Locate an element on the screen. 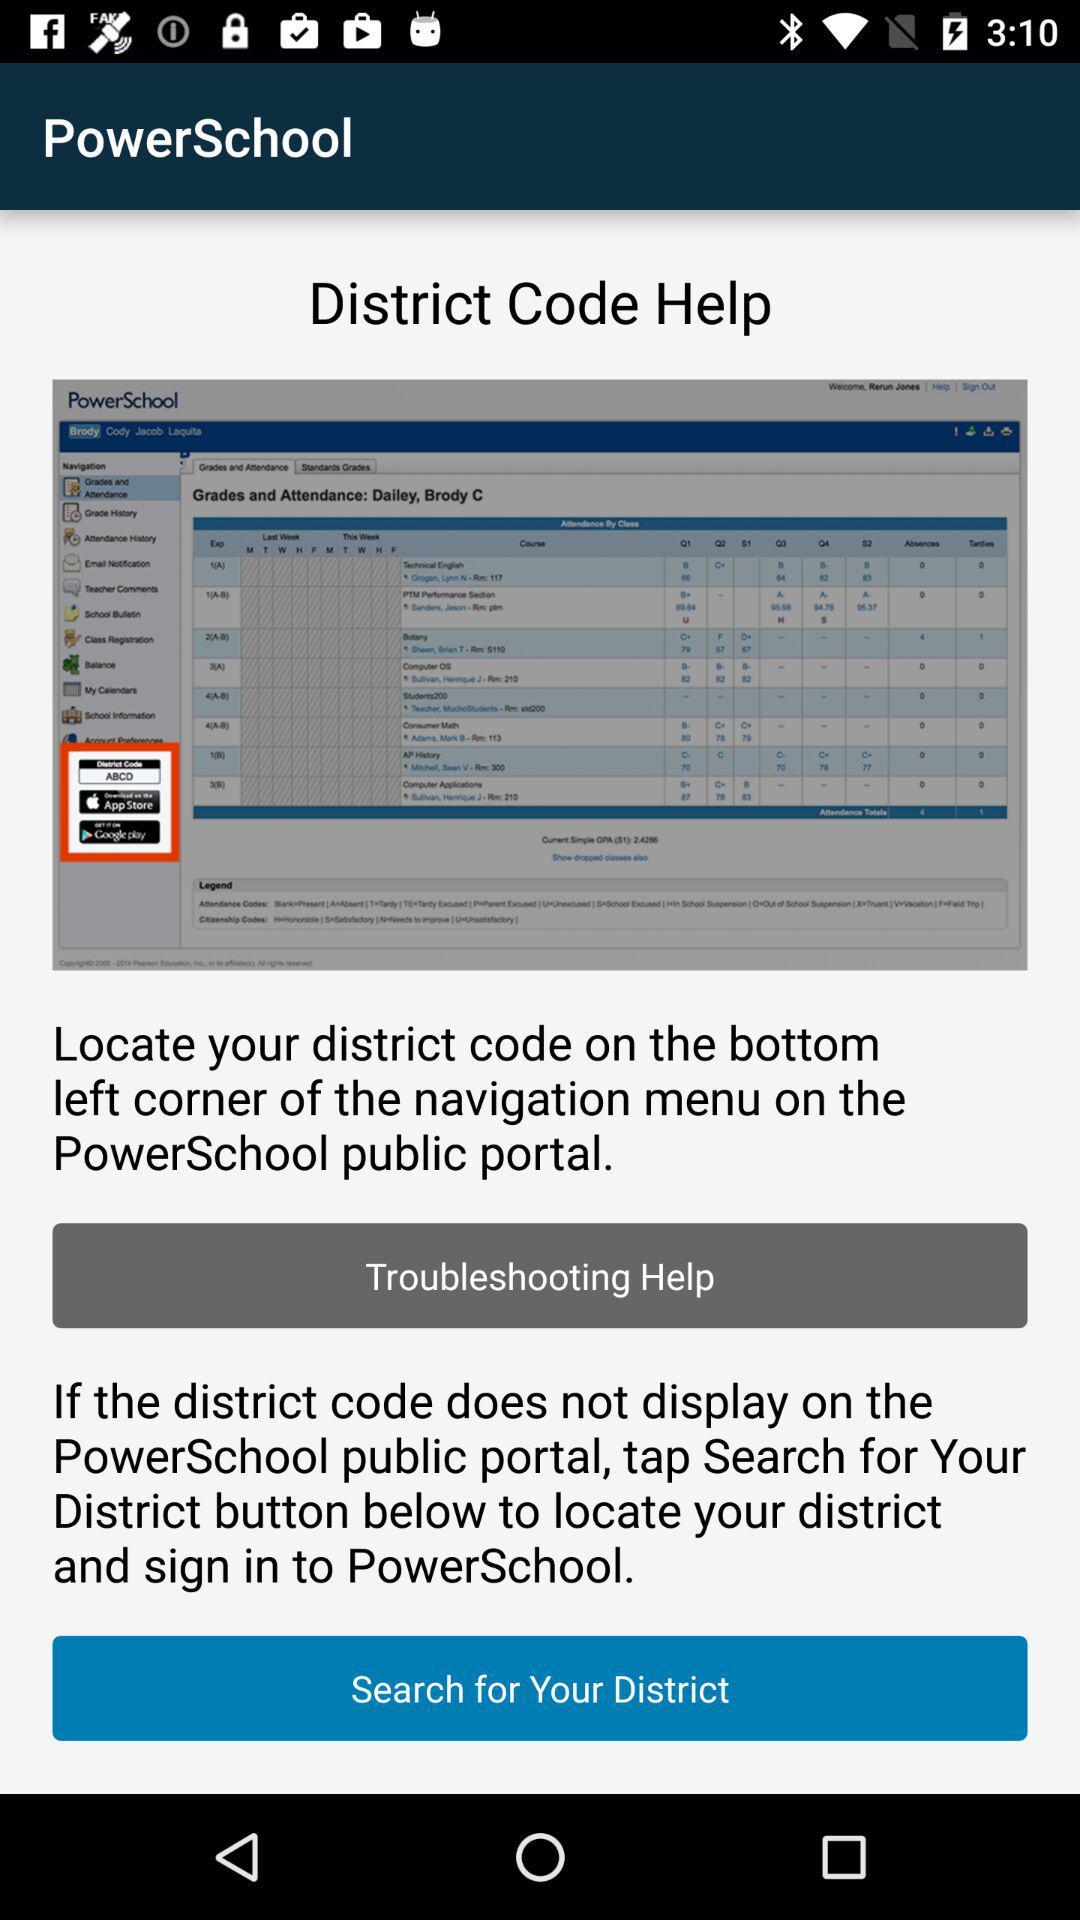 The width and height of the screenshot is (1080, 1920). the icon above the if the district icon is located at coordinates (540, 1274).